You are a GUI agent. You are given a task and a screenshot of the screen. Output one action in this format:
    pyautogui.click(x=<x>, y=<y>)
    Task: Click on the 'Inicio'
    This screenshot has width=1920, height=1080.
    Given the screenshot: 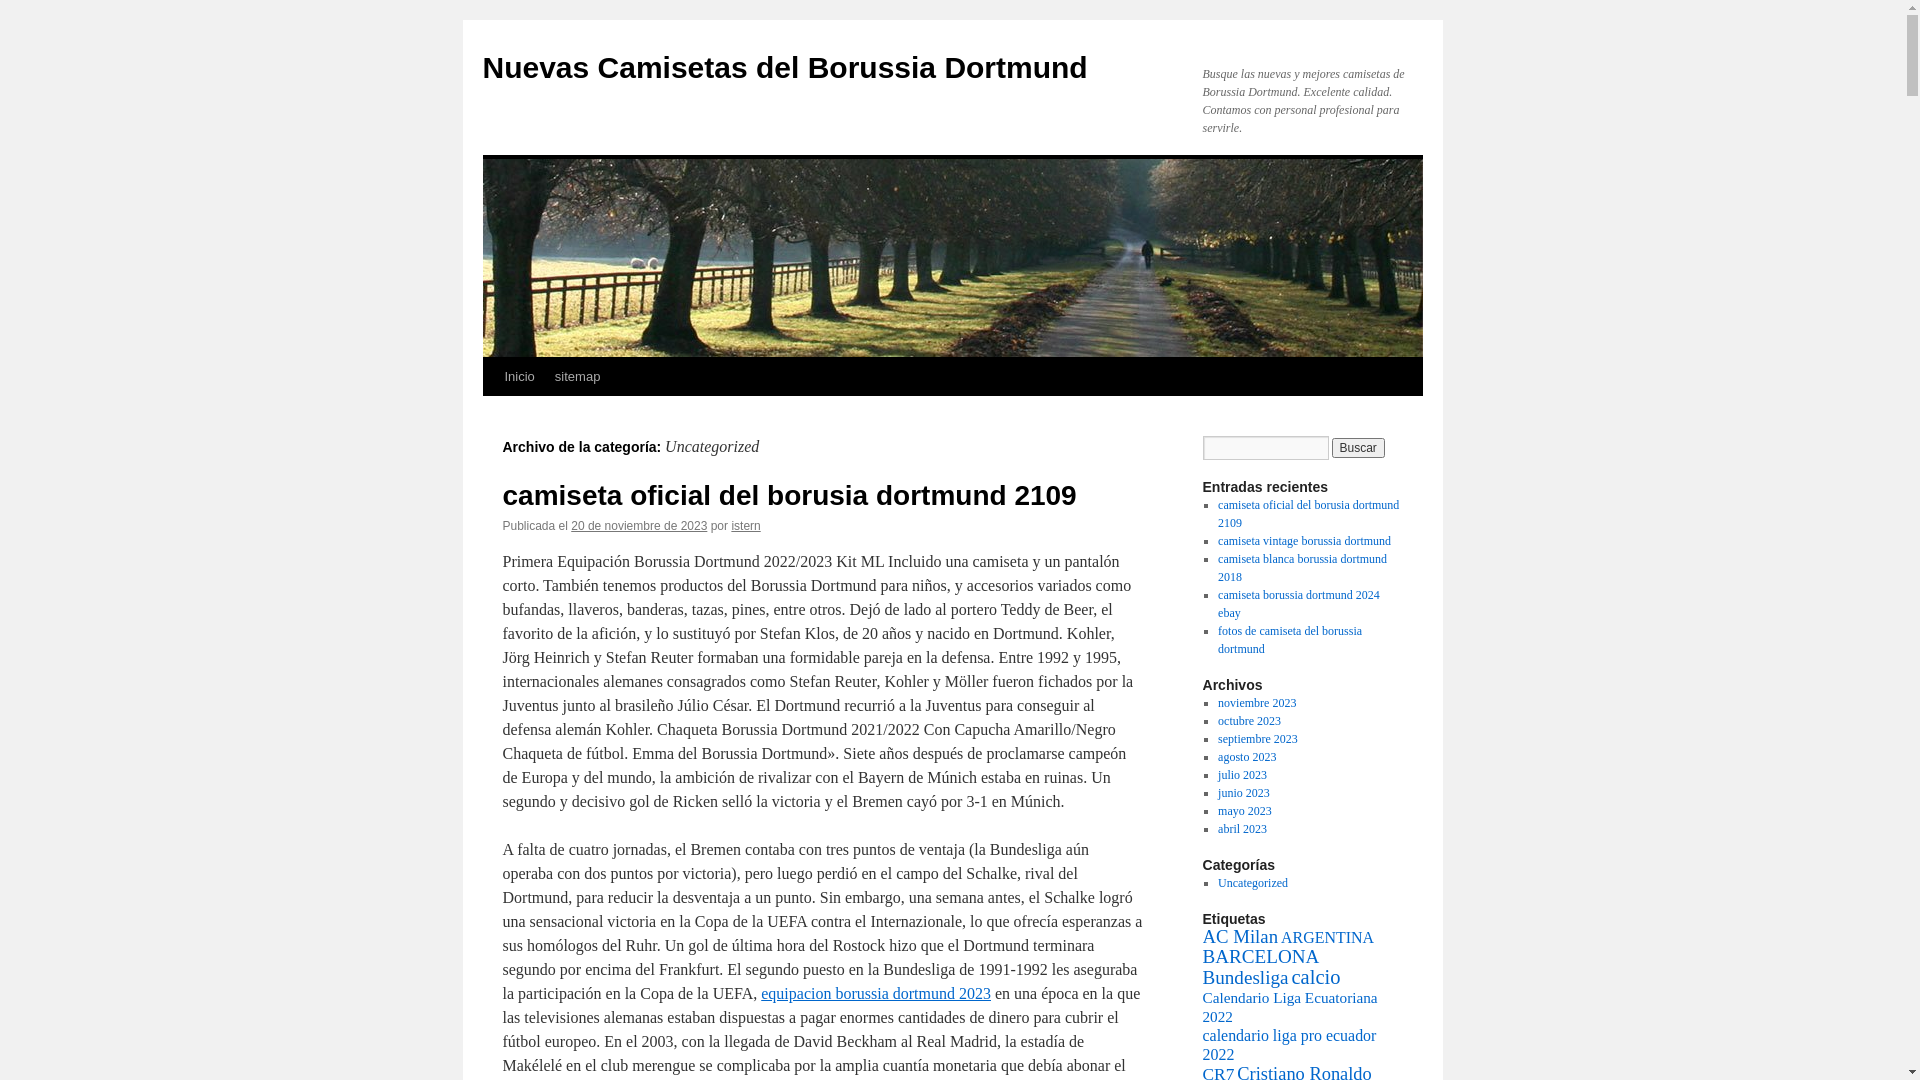 What is the action you would take?
    pyautogui.click(x=518, y=377)
    